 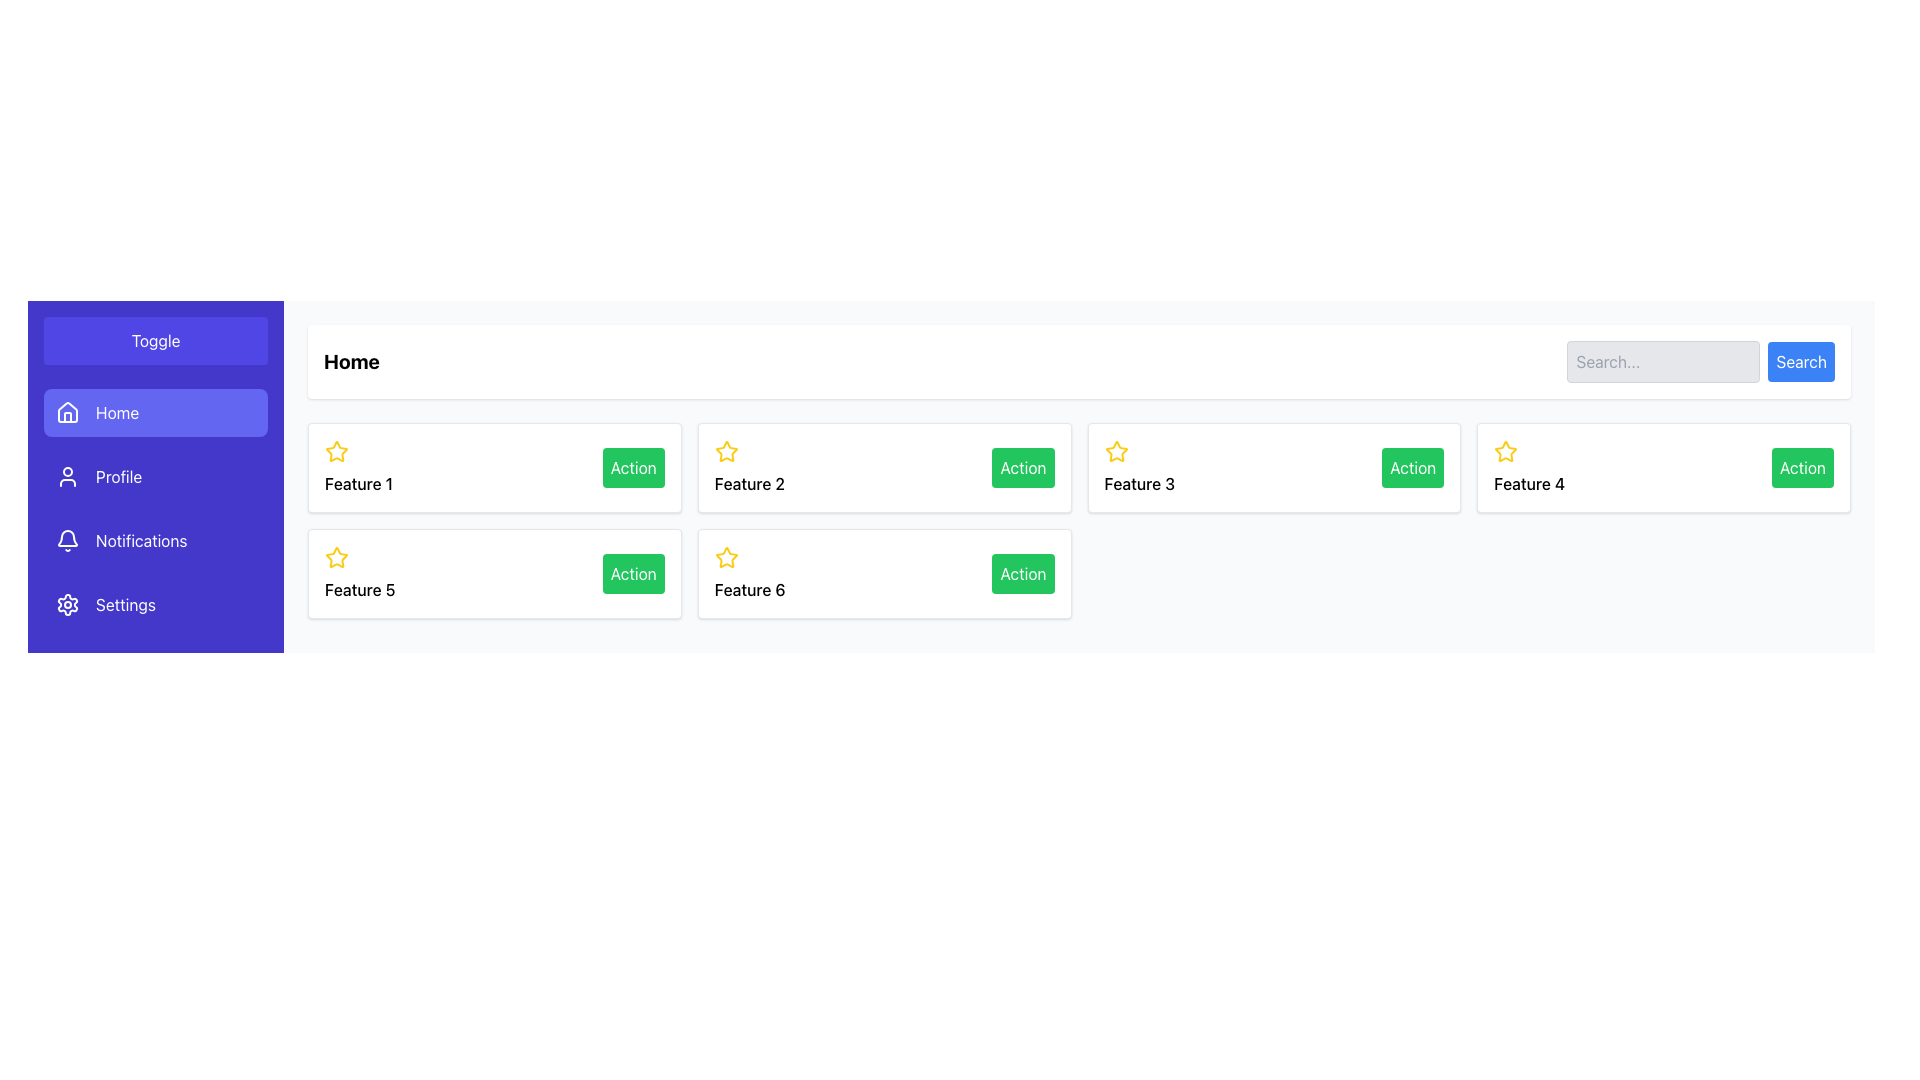 I want to click on the star icon with a yellow border in the top-left section of the 'Feature 4' card to rate it, so click(x=1506, y=451).